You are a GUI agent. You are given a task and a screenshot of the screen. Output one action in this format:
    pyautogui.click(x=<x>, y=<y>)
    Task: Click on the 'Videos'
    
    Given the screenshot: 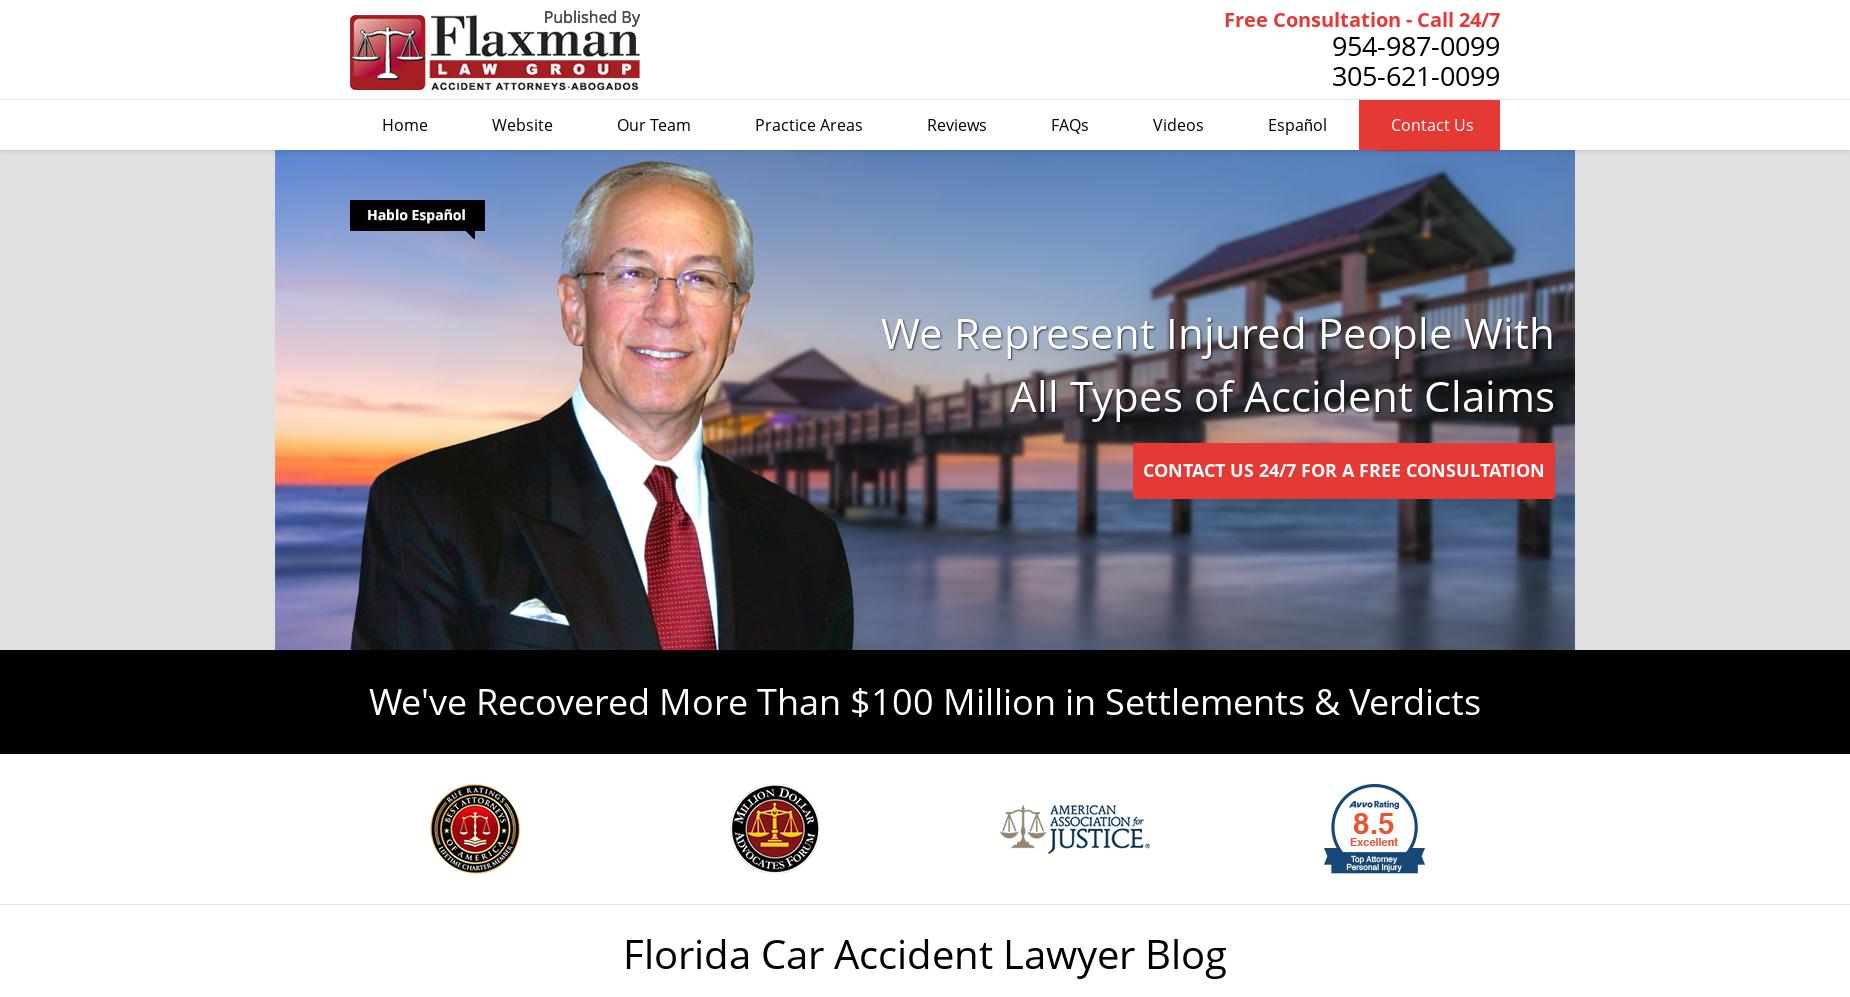 What is the action you would take?
    pyautogui.click(x=1177, y=125)
    